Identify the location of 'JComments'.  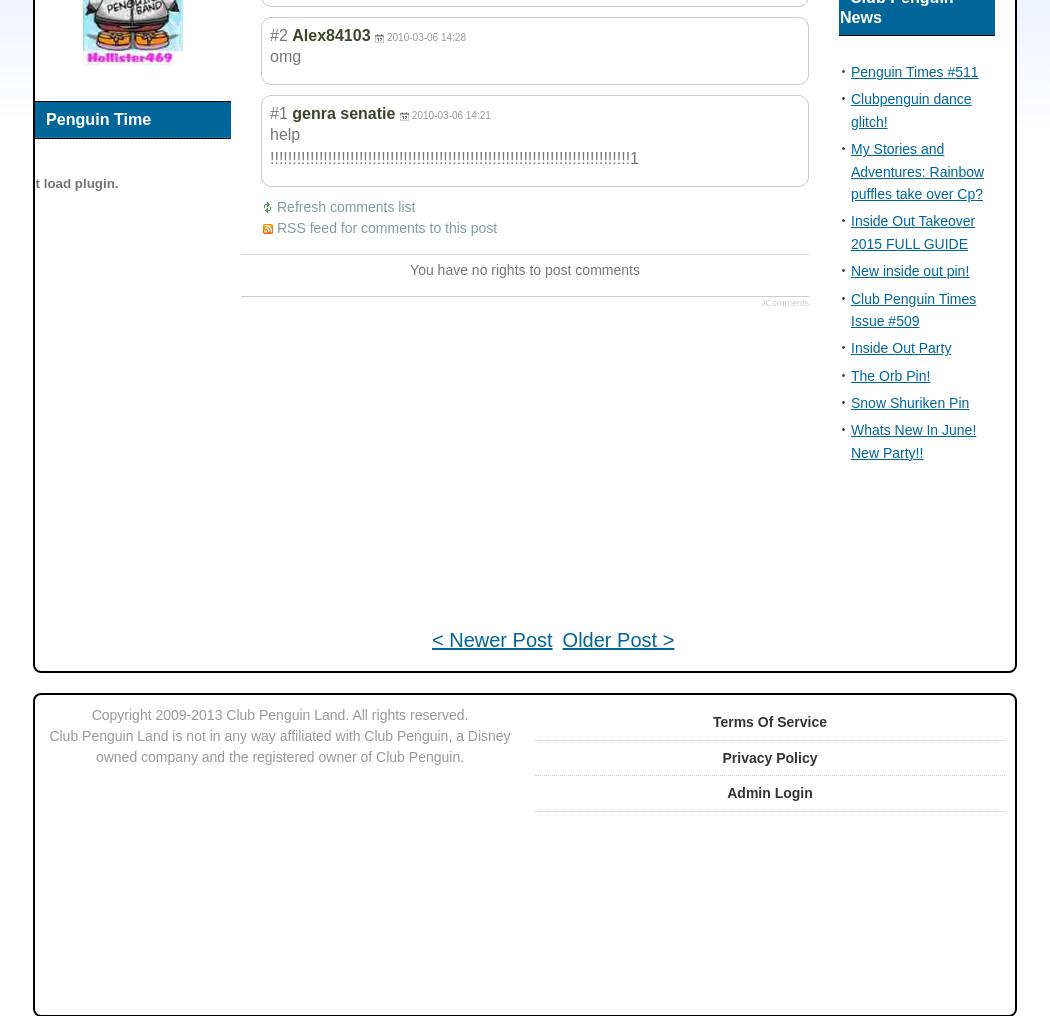
(784, 301).